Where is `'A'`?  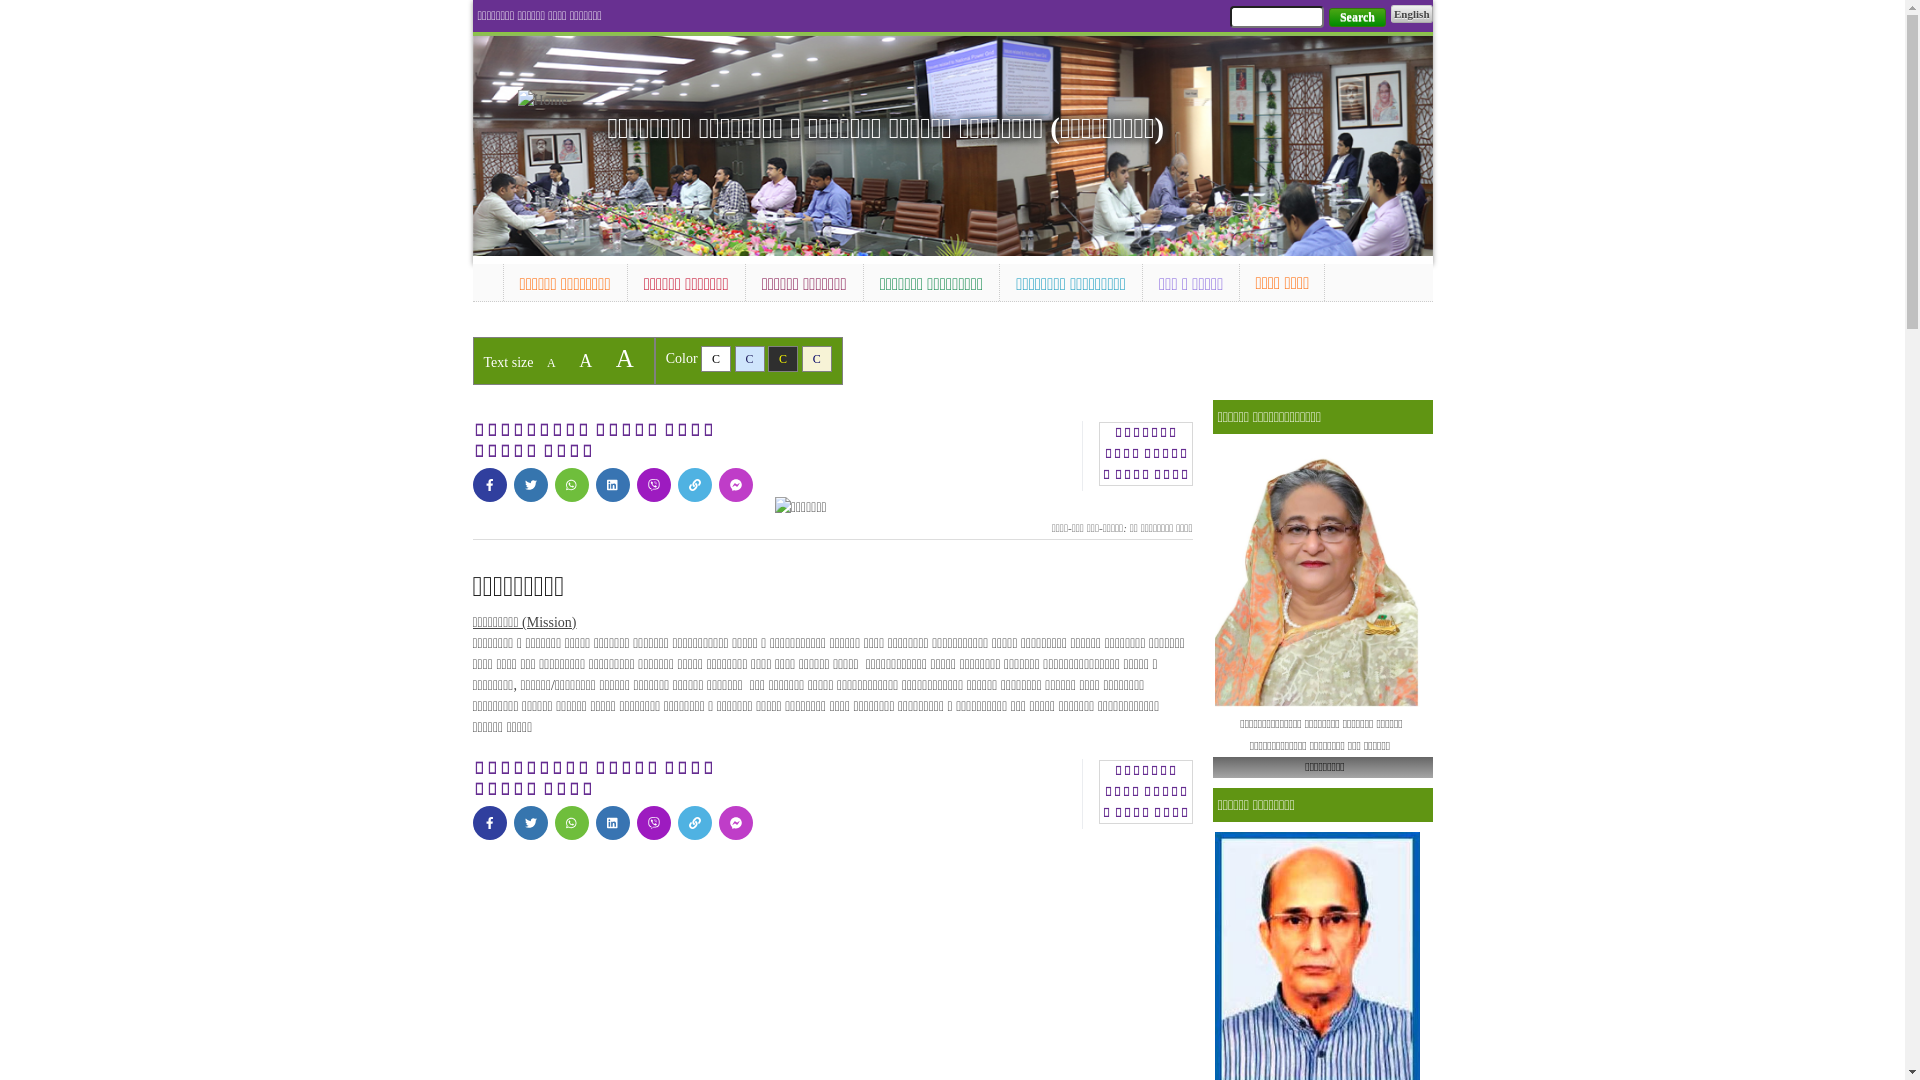
'A' is located at coordinates (568, 361).